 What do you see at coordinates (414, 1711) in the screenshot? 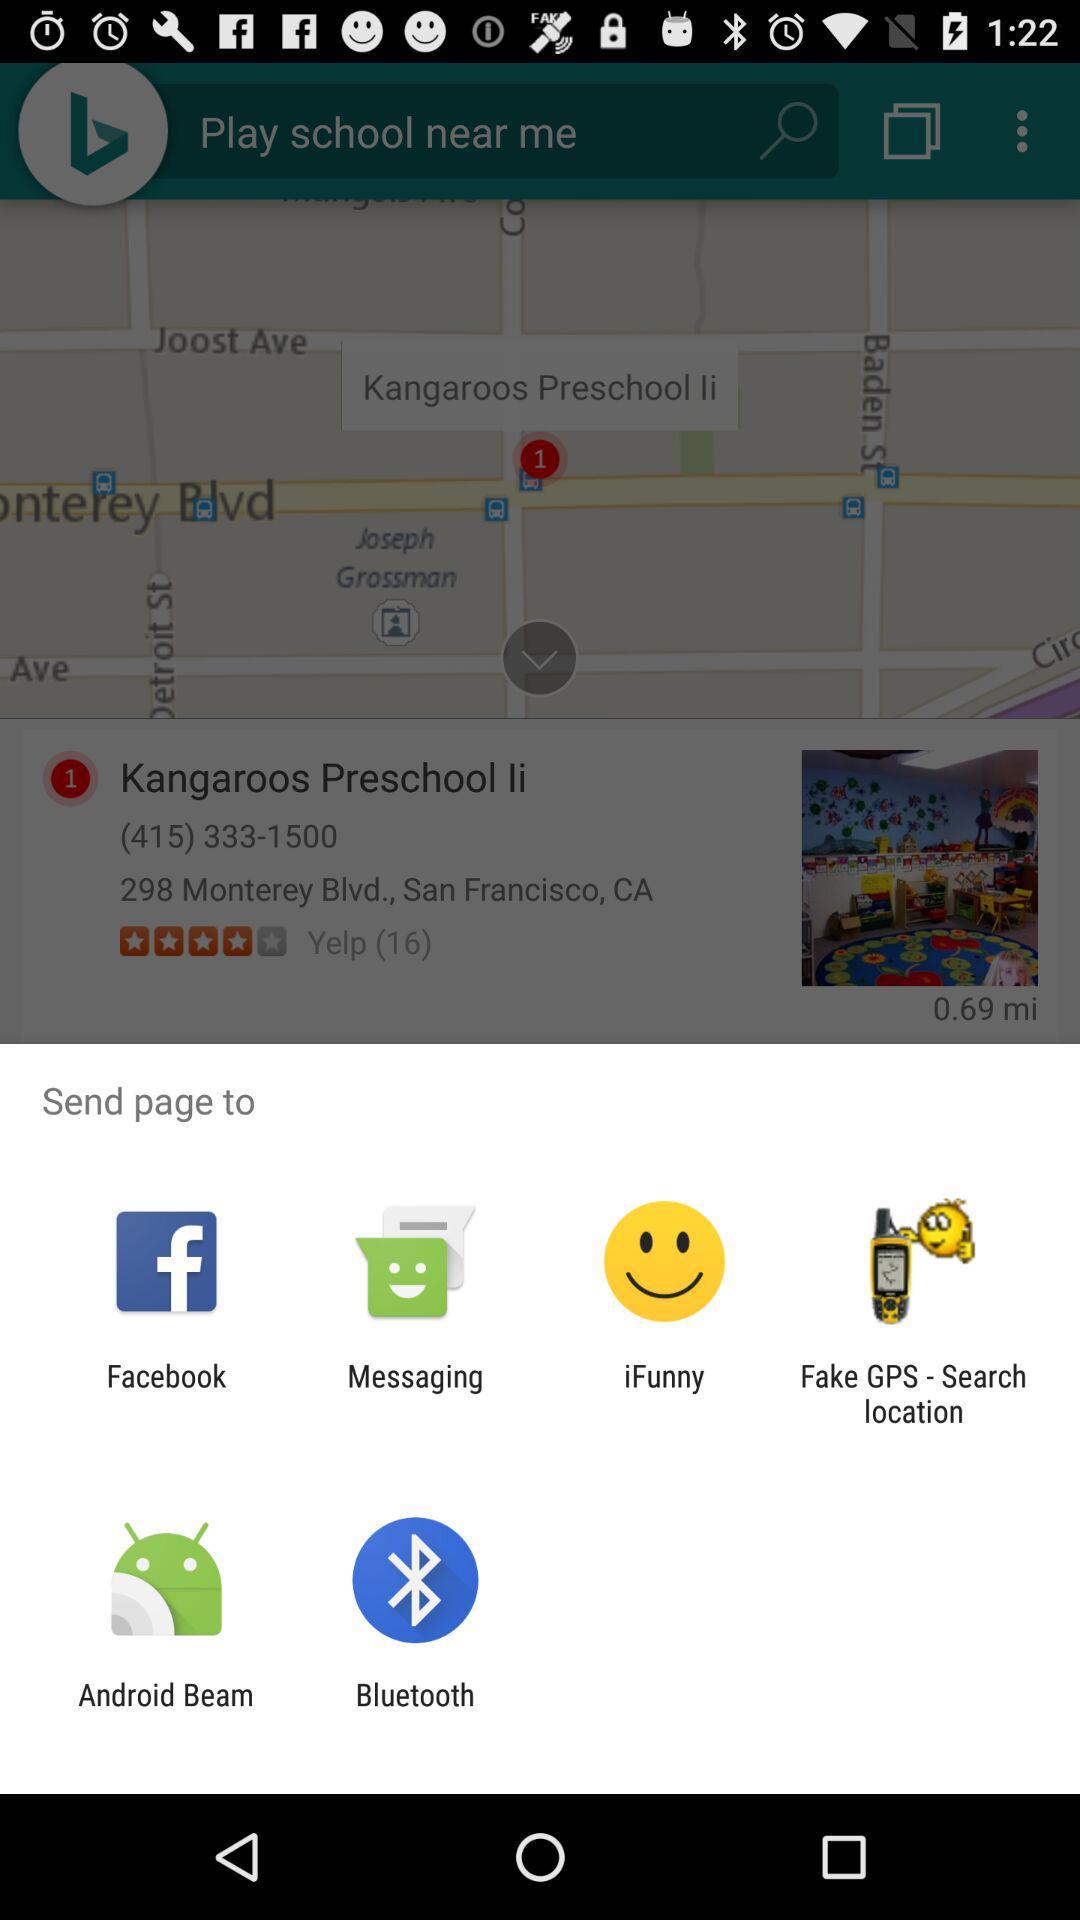
I see `the icon to the right of the android beam app` at bounding box center [414, 1711].